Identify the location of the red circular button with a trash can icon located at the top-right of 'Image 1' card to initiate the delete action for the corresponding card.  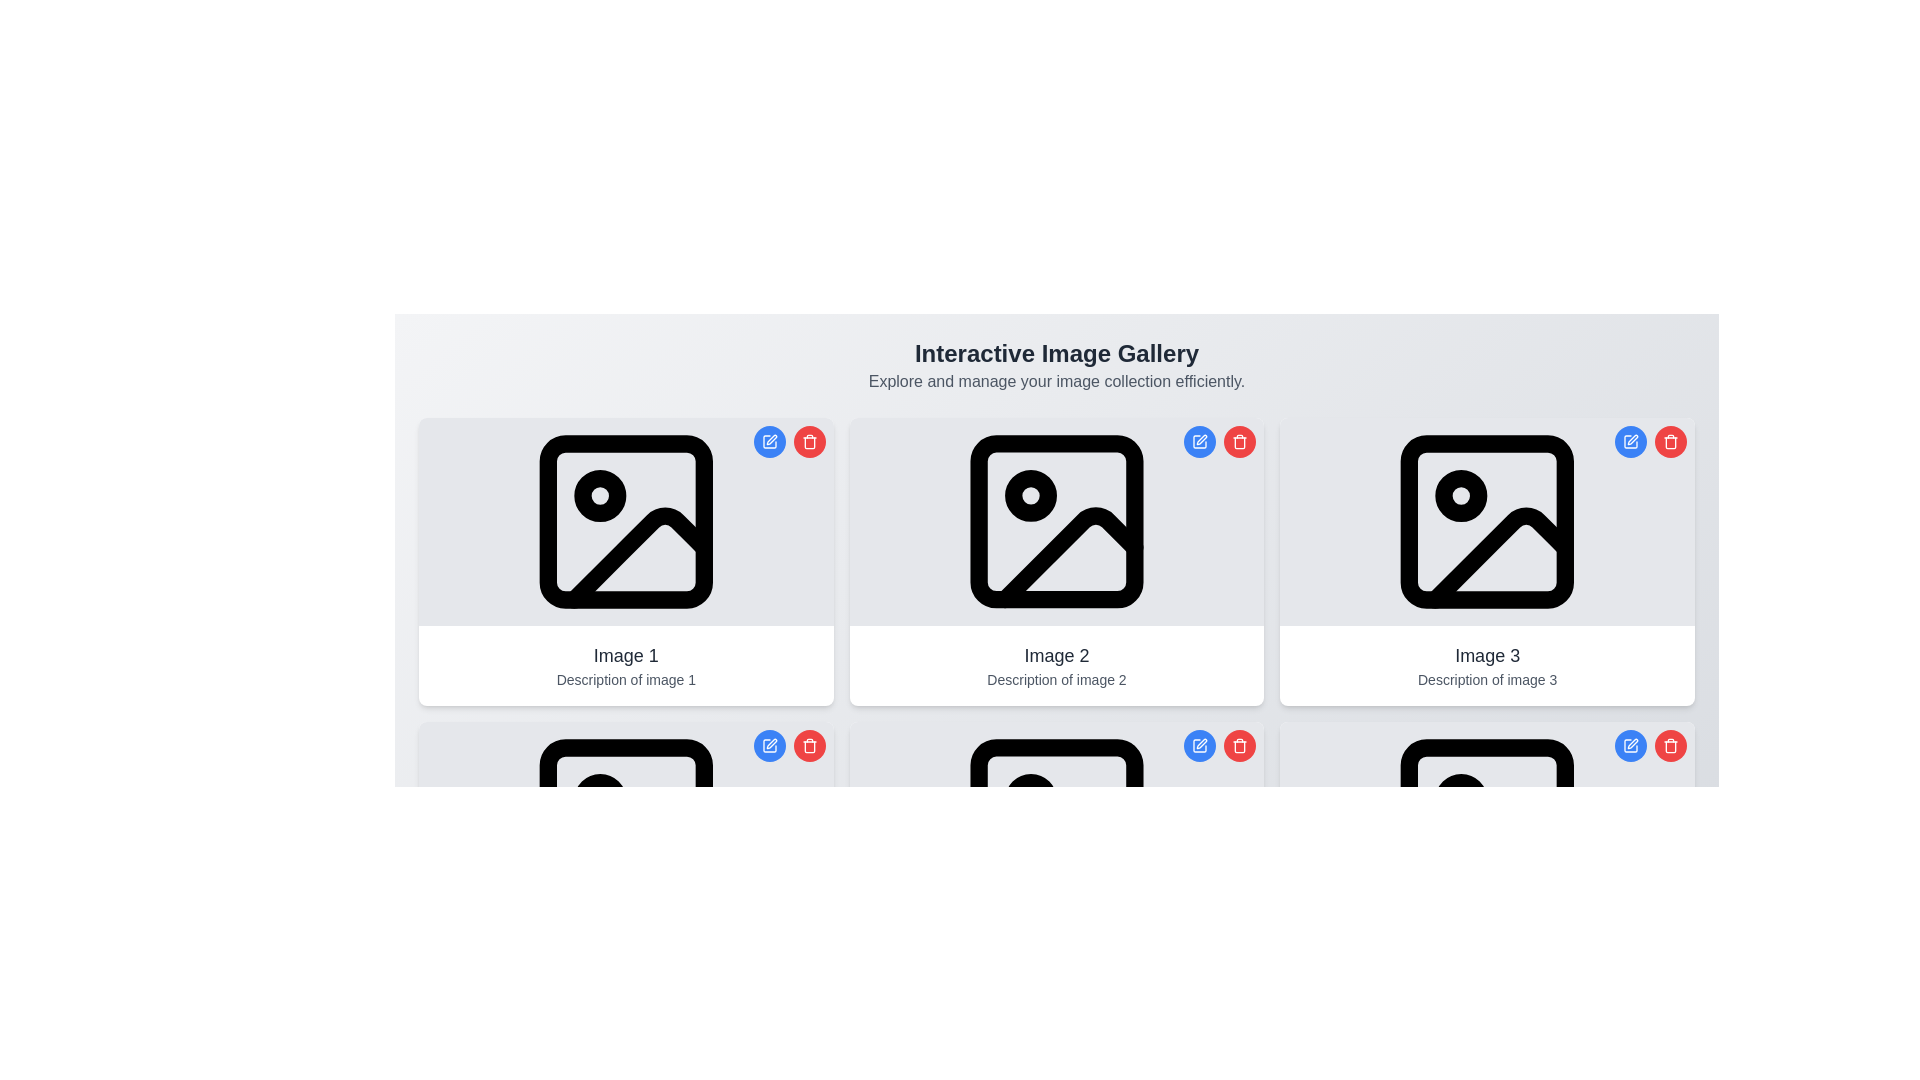
(809, 441).